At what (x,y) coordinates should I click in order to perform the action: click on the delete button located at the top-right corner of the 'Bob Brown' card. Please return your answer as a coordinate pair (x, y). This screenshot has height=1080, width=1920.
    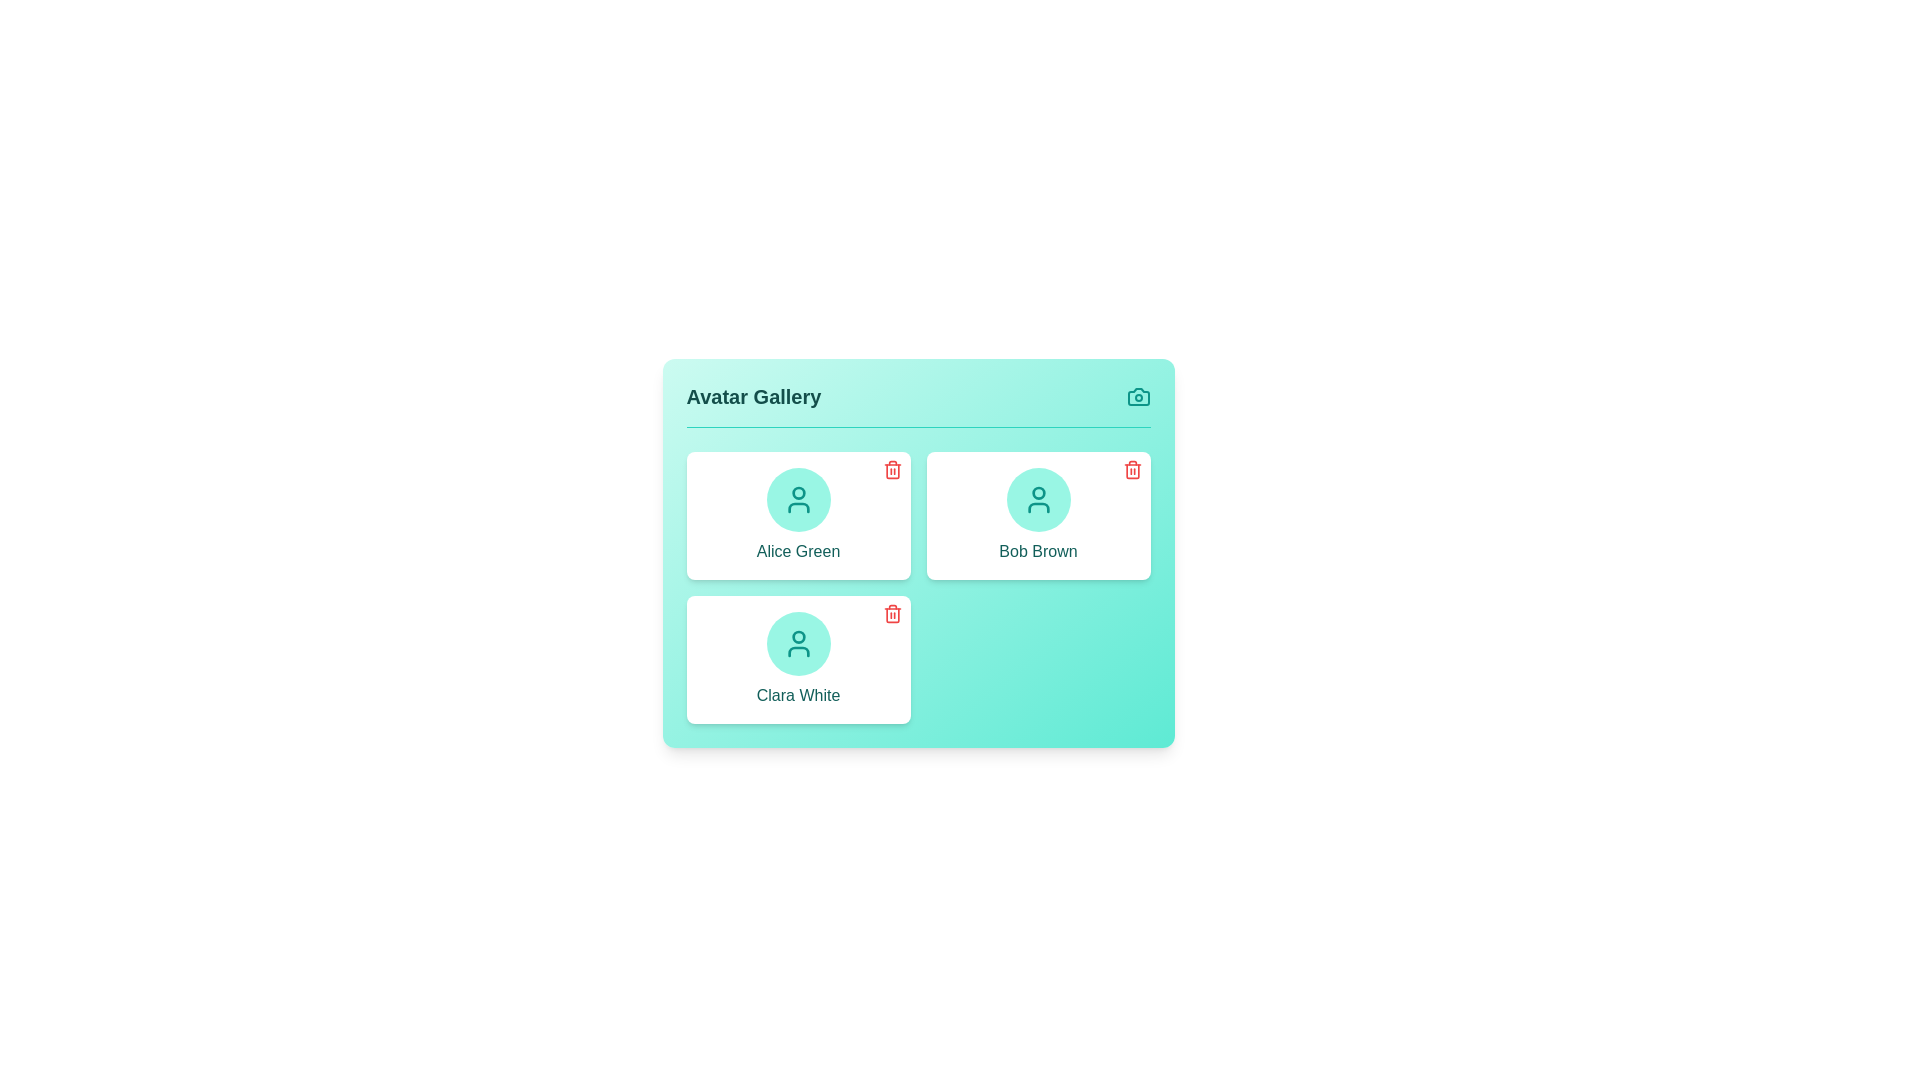
    Looking at the image, I should click on (1132, 470).